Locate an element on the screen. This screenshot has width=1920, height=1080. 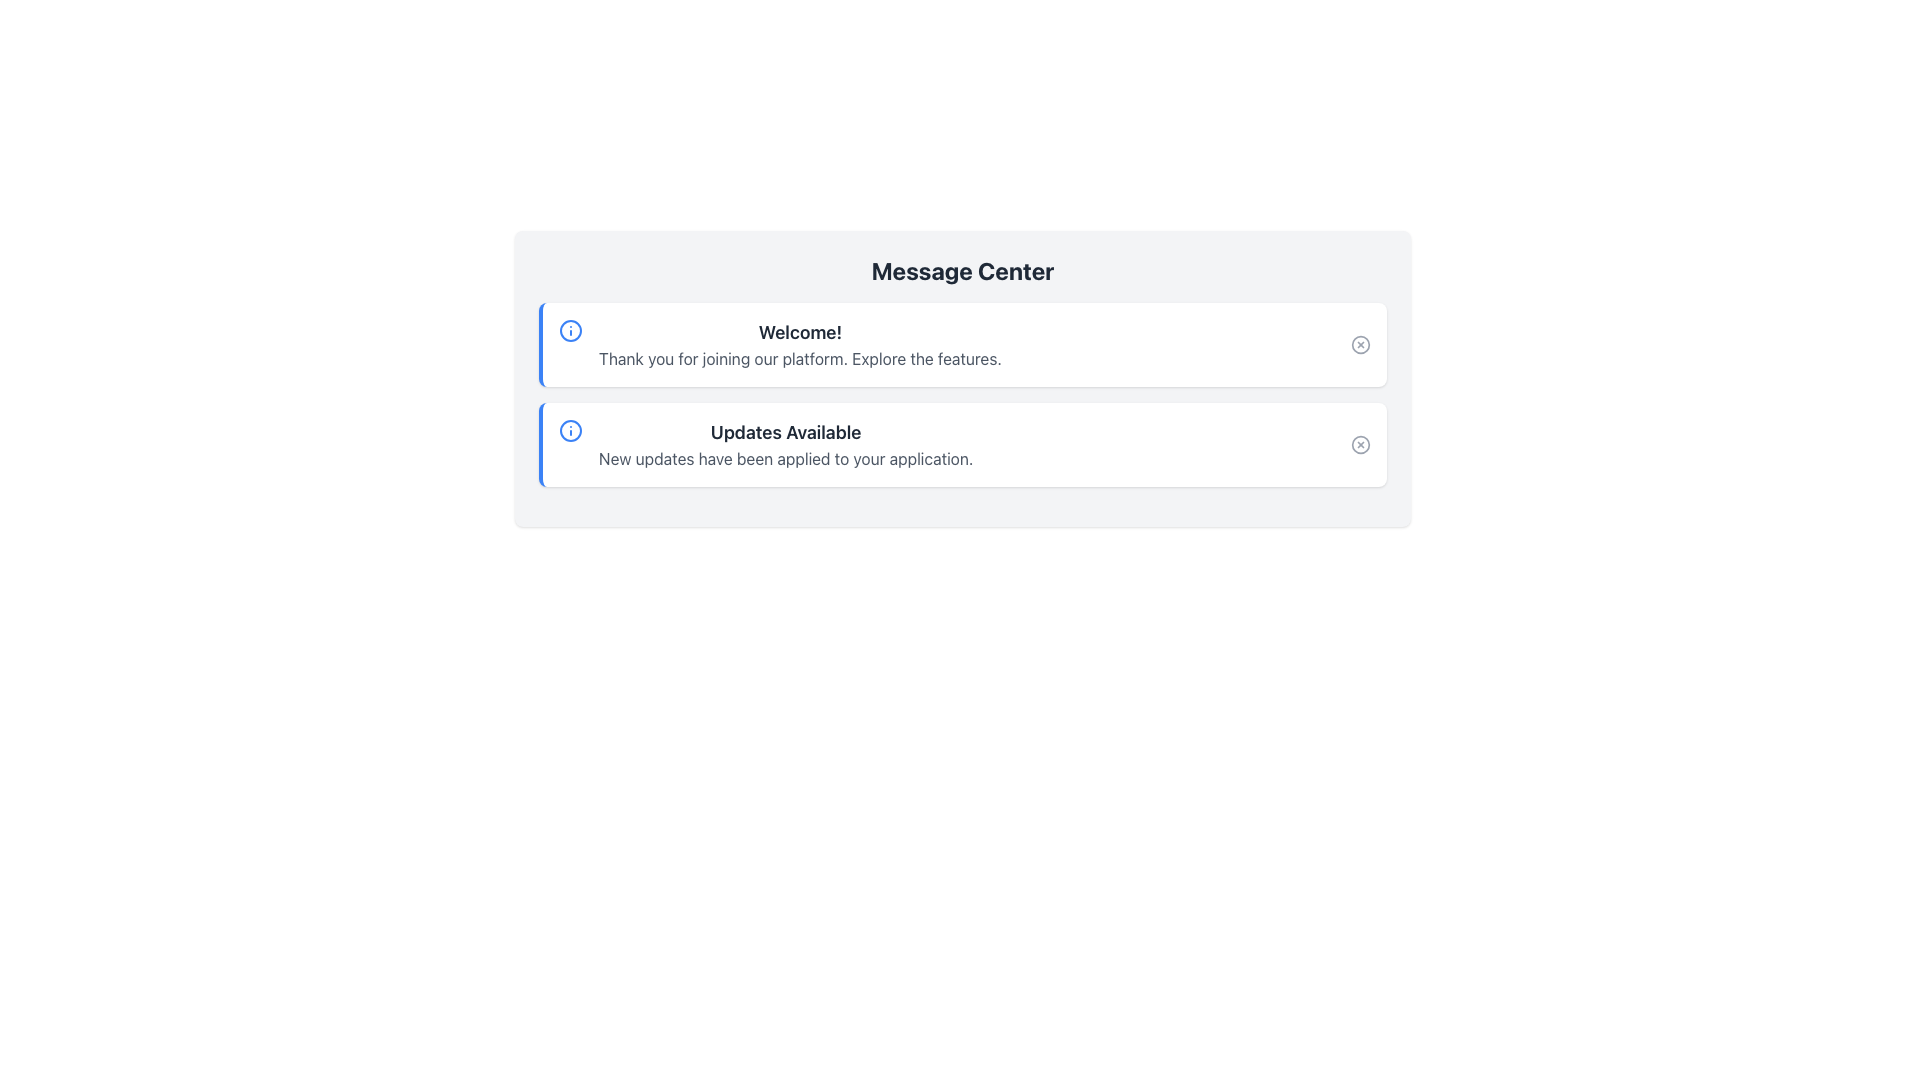
informational text block titled 'Updates Available' which describes that new updates have been applied to your application is located at coordinates (765, 443).